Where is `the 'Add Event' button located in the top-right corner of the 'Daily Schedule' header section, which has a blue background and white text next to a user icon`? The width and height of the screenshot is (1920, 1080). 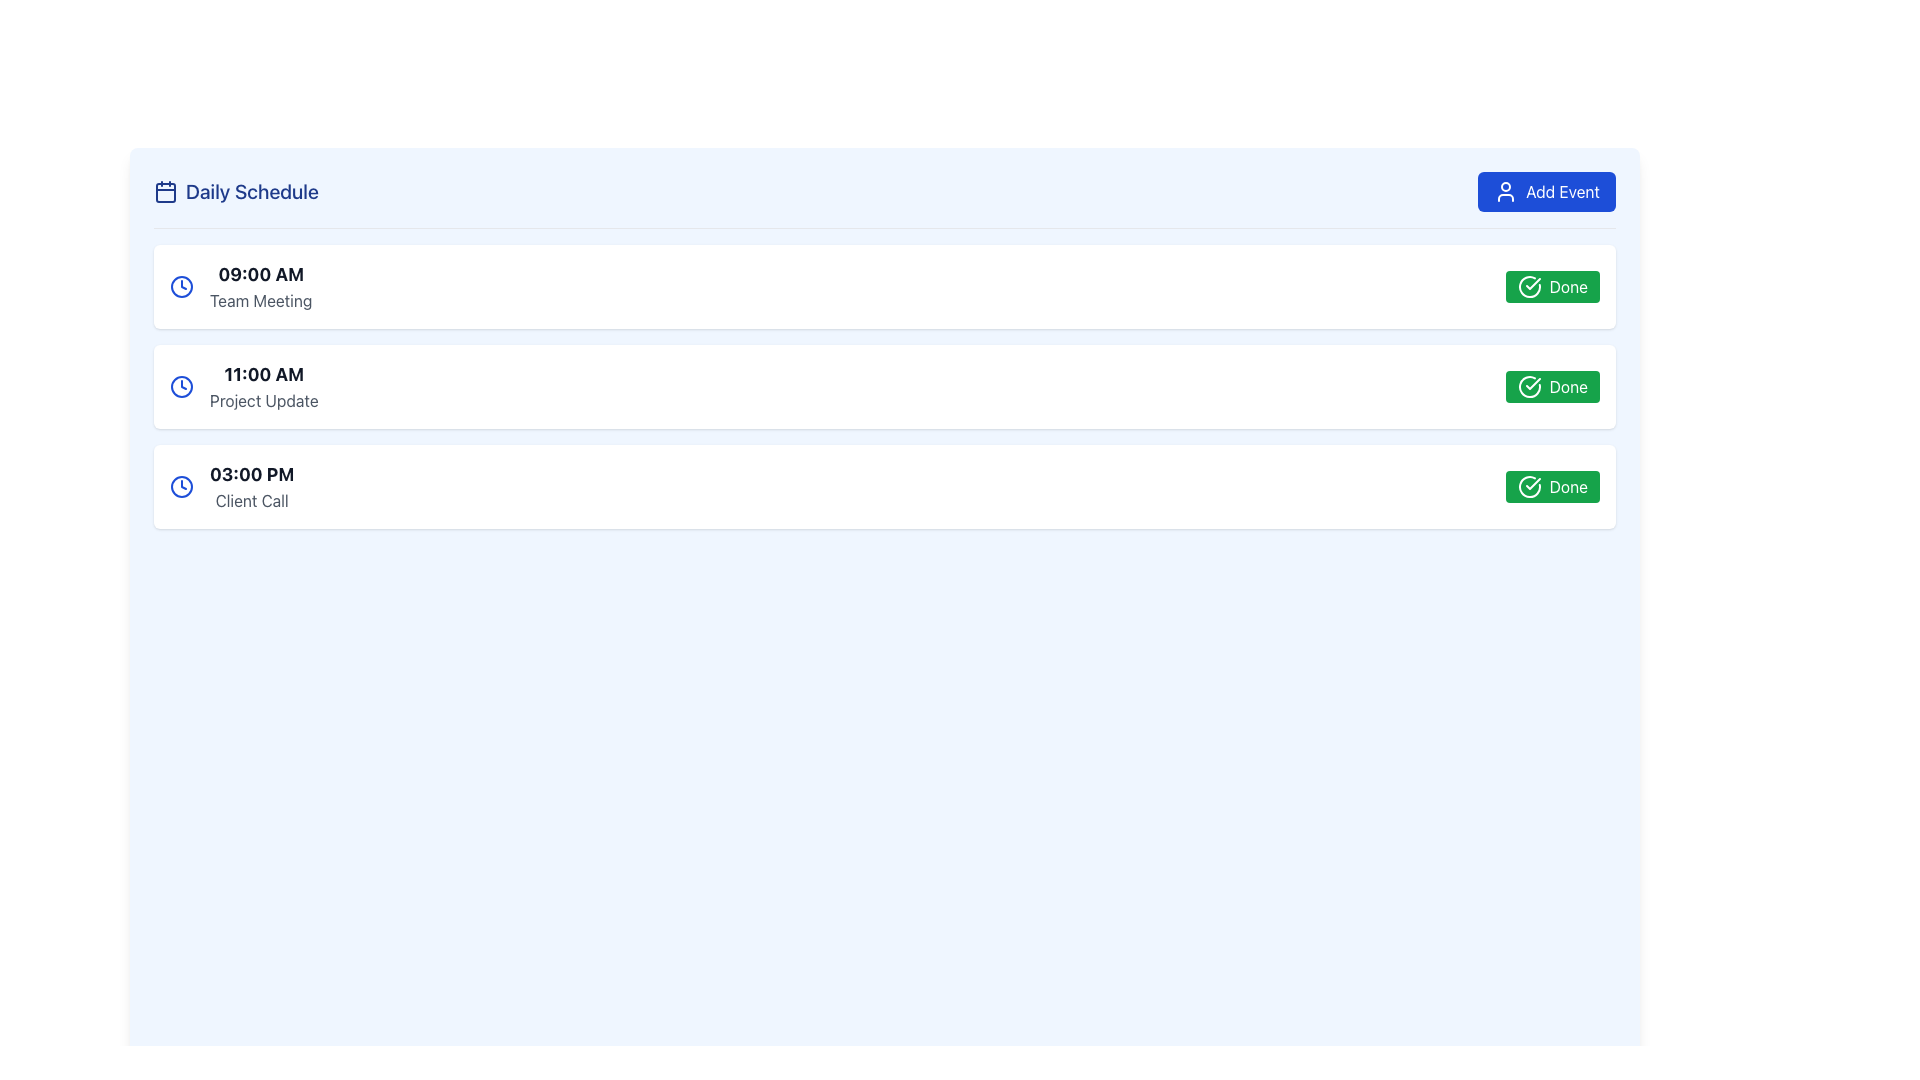
the 'Add Event' button located in the top-right corner of the 'Daily Schedule' header section, which has a blue background and white text next to a user icon is located at coordinates (1546, 192).